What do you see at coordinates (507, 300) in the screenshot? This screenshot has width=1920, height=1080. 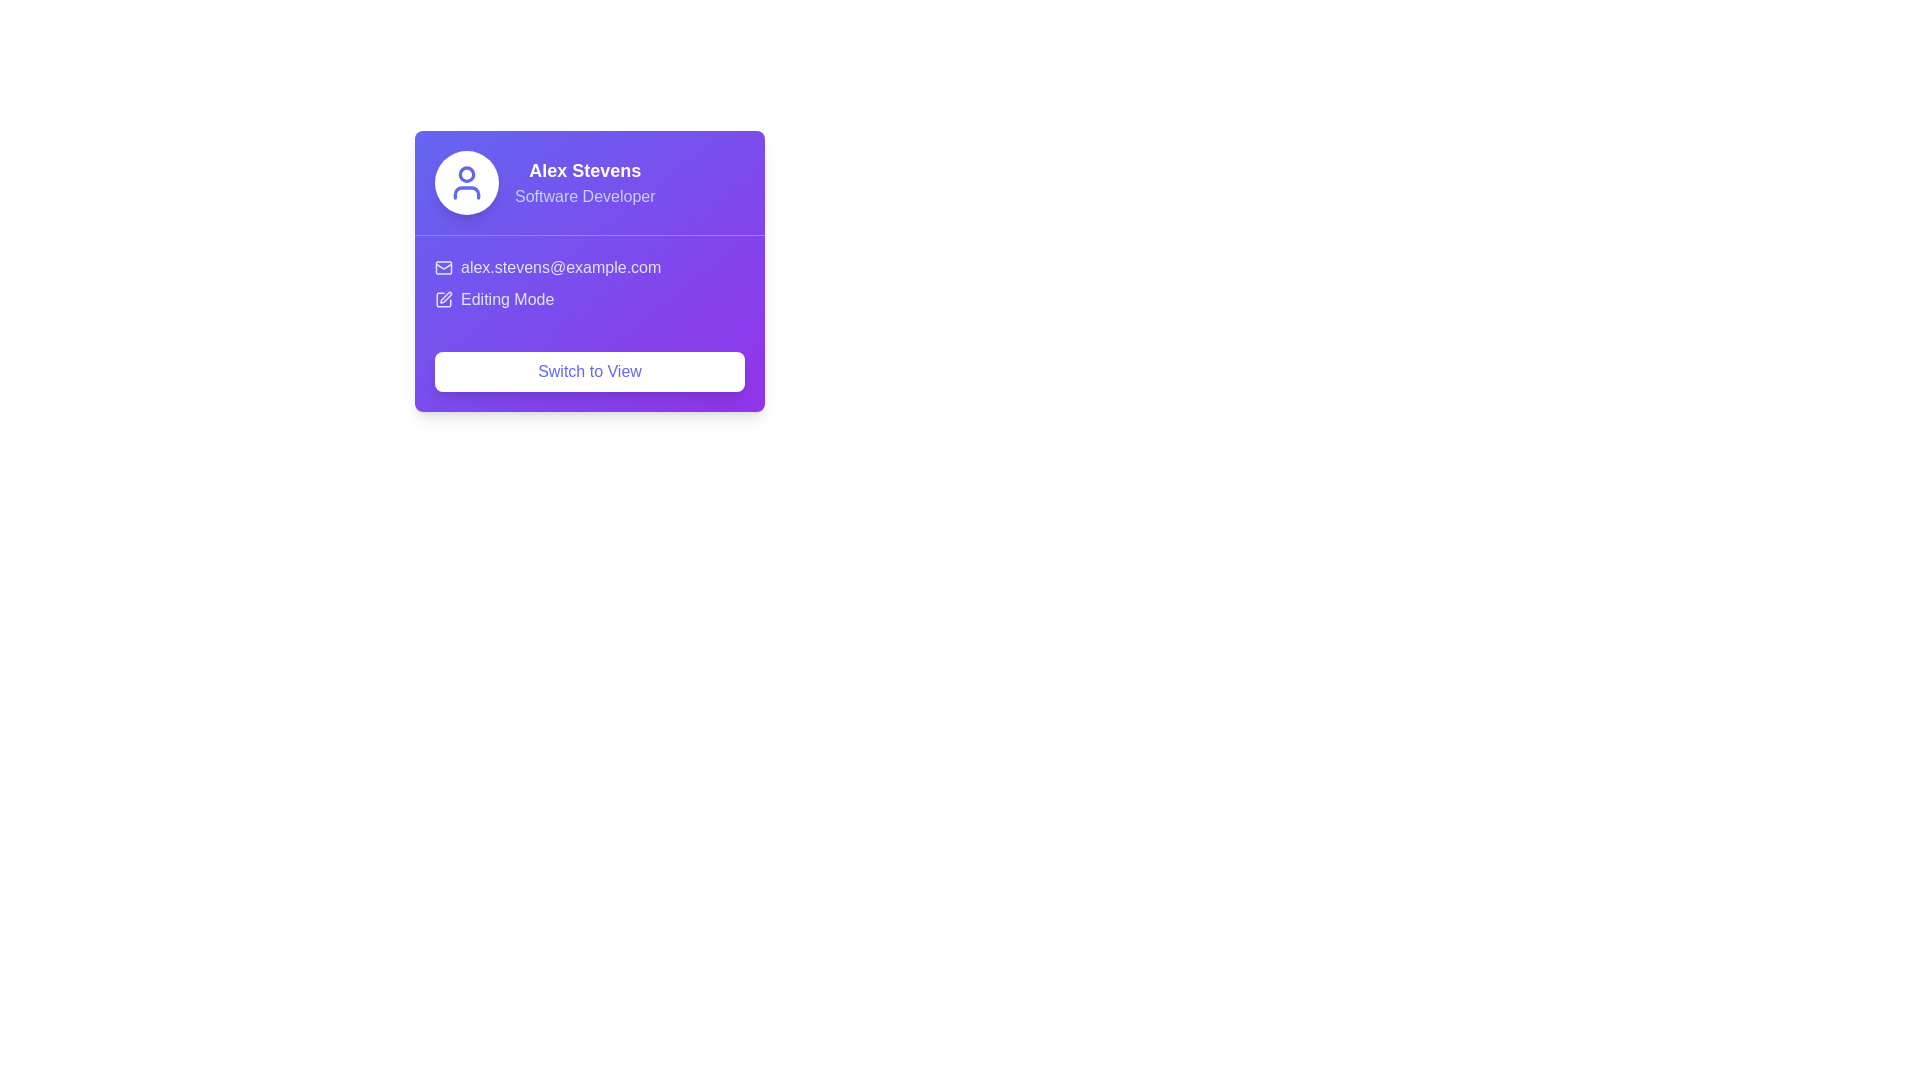 I see `displayed text of the 'Editing Mode' label, which is positioned above the 'Switch to View' button in the bottom section of a card-like UI component, following an icon of a pencil-like editing tool` at bounding box center [507, 300].